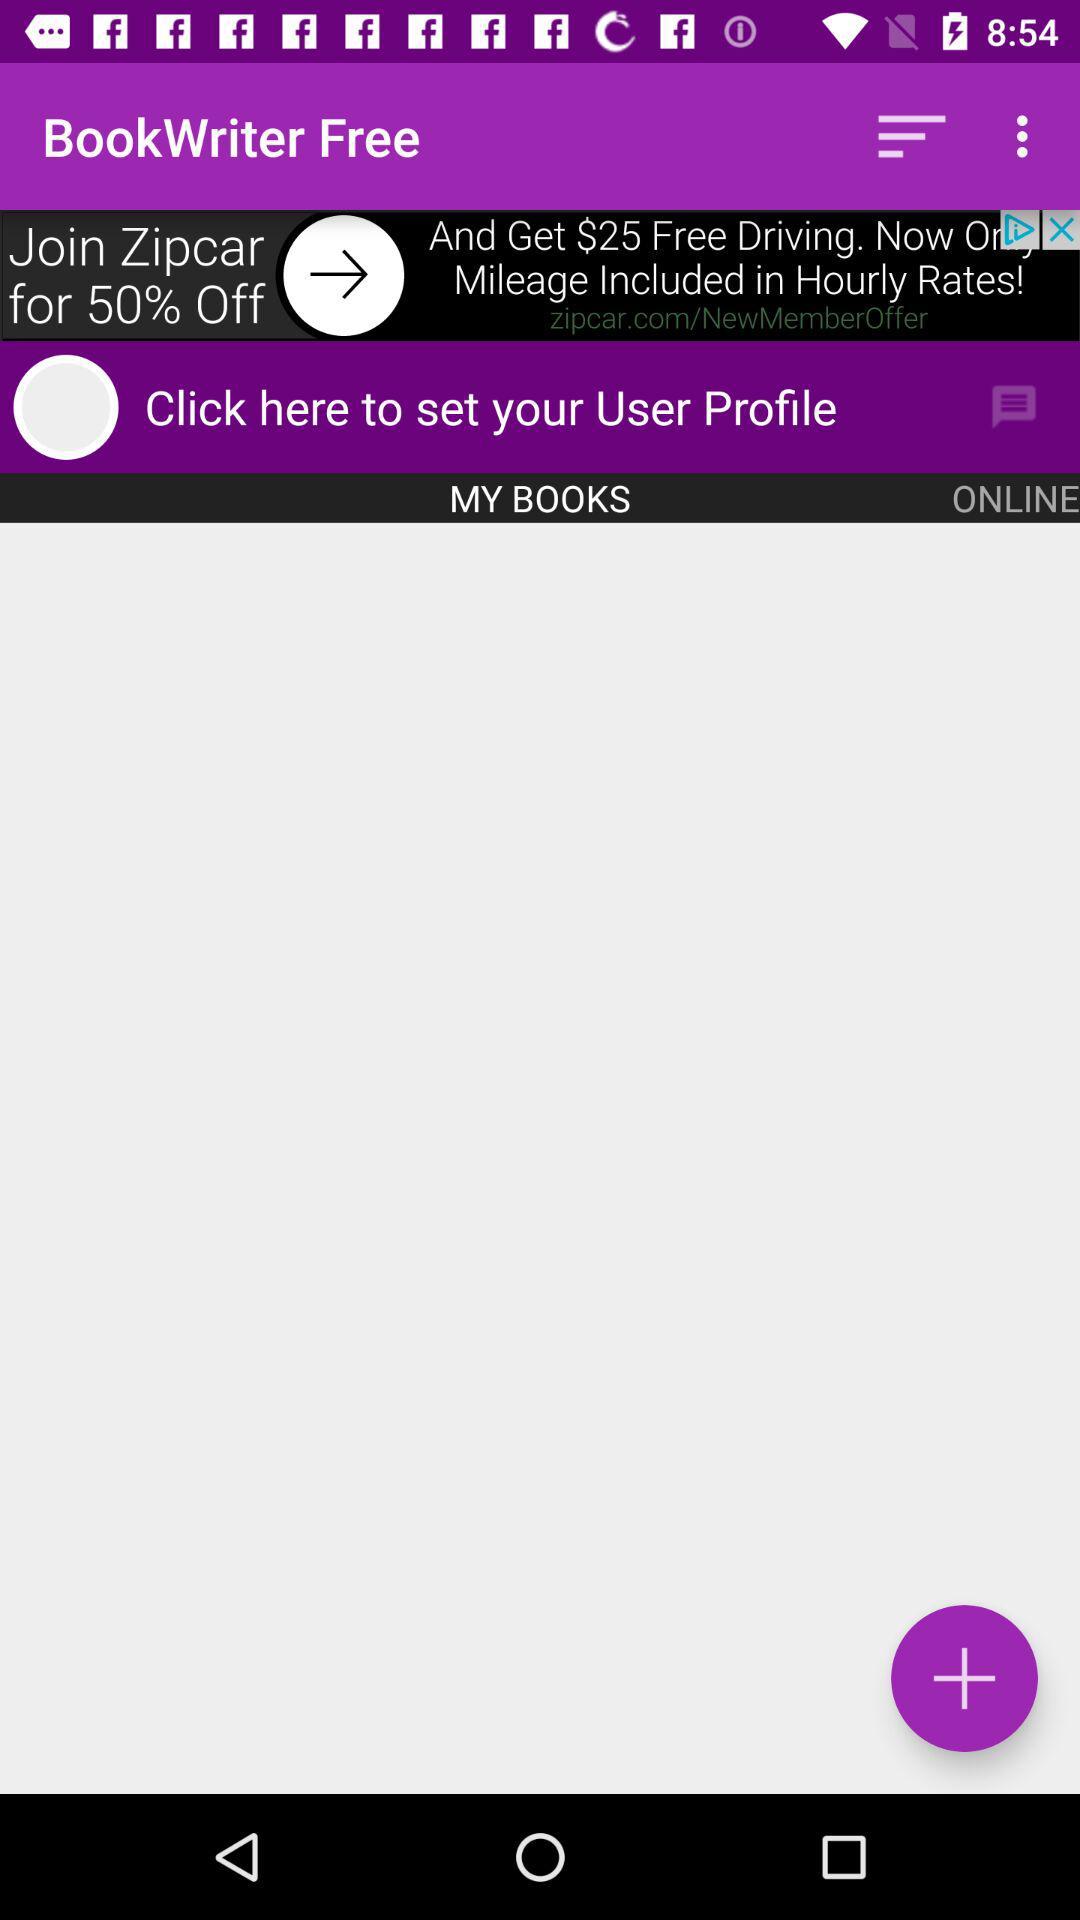 The height and width of the screenshot is (1920, 1080). Describe the element at coordinates (540, 274) in the screenshot. I see `banner advertisements` at that location.